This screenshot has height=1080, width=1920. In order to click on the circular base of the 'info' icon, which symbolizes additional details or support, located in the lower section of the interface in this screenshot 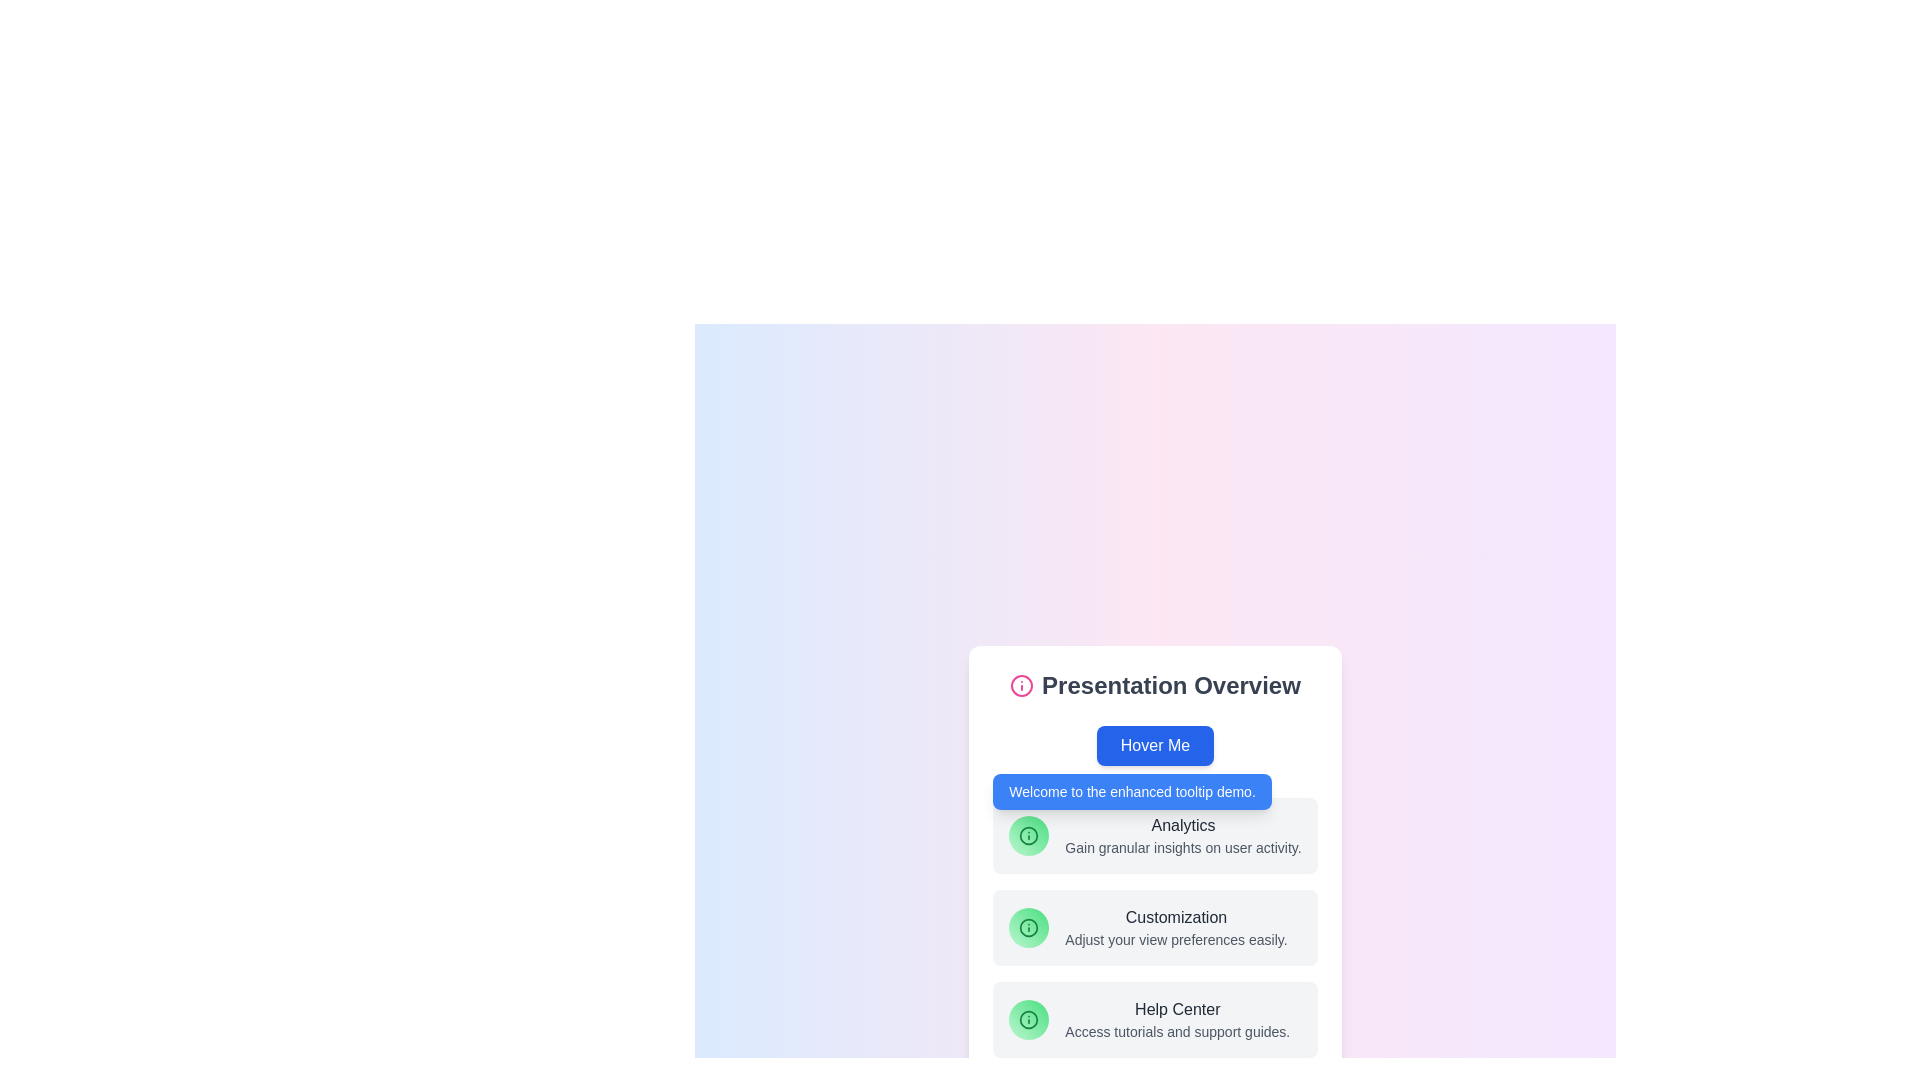, I will do `click(1022, 685)`.